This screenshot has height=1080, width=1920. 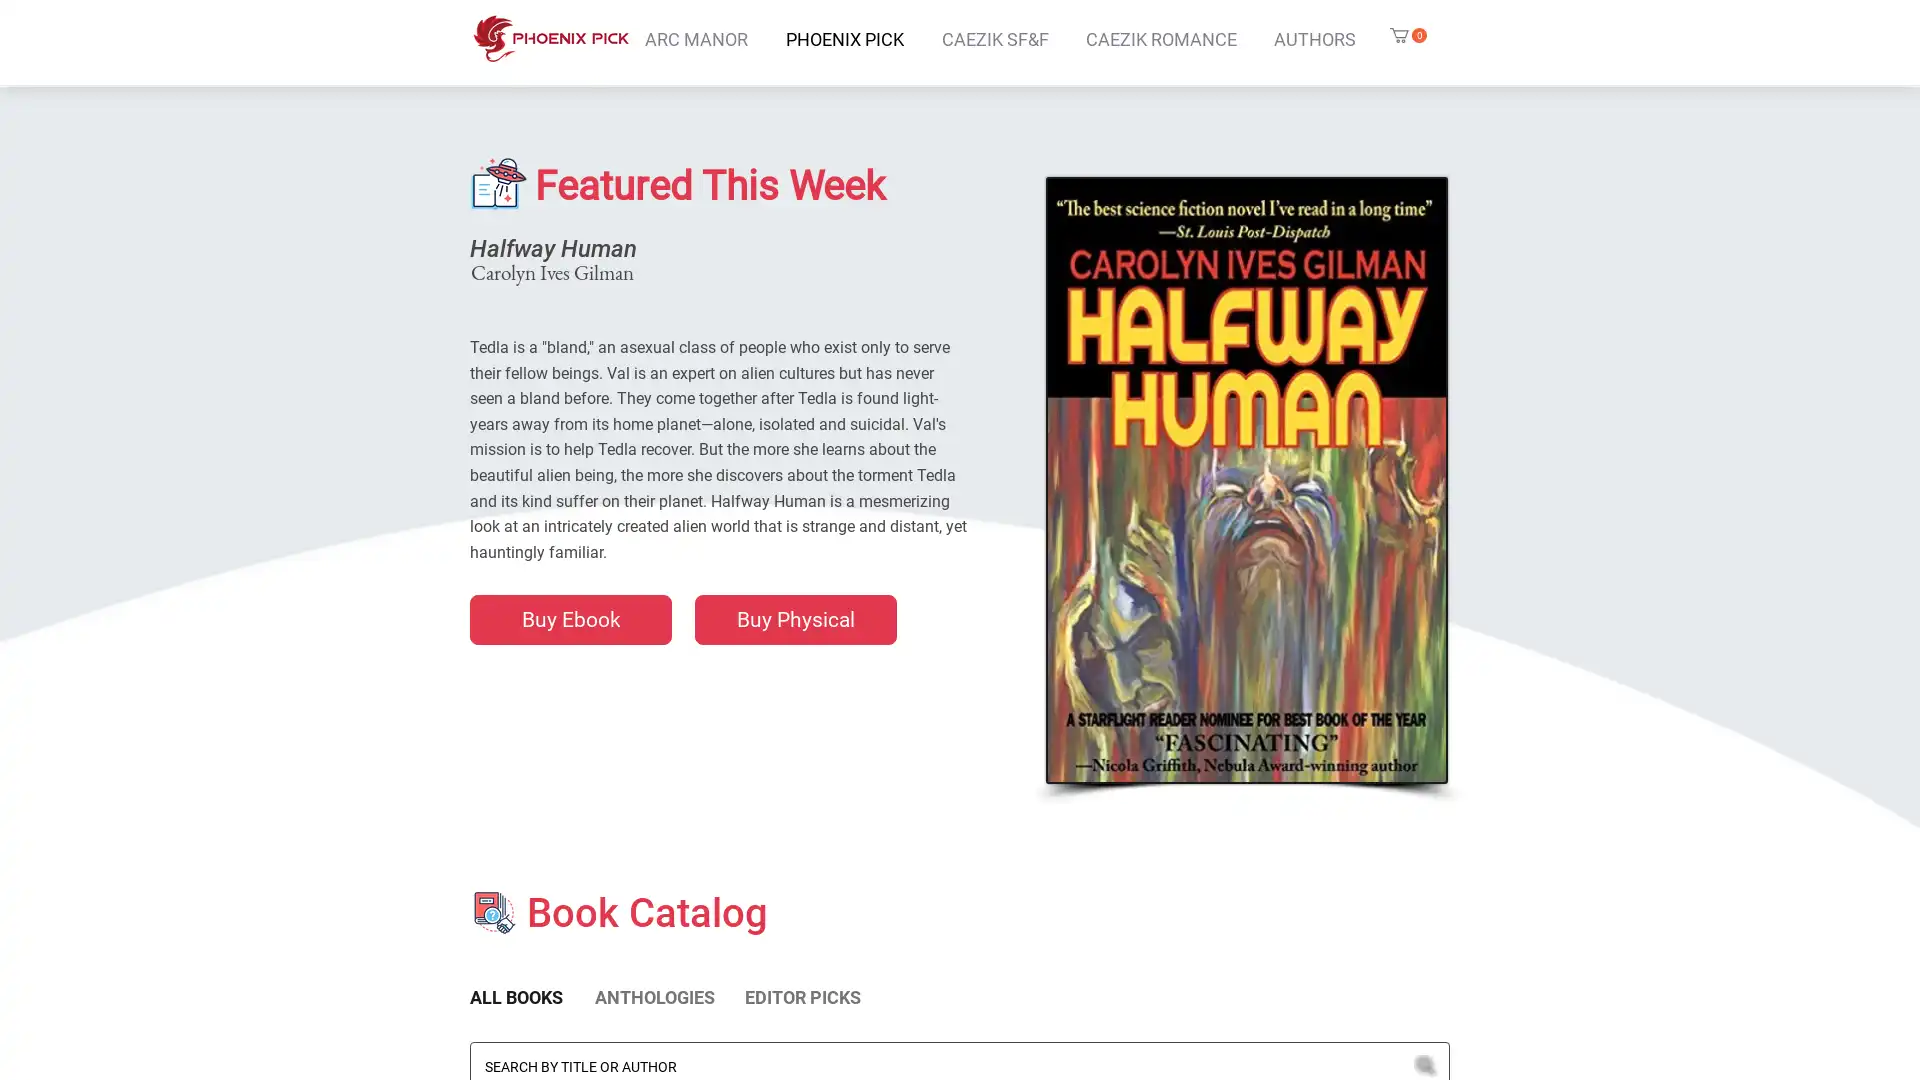 What do you see at coordinates (532, 998) in the screenshot?
I see `ALL BOOKS` at bounding box center [532, 998].